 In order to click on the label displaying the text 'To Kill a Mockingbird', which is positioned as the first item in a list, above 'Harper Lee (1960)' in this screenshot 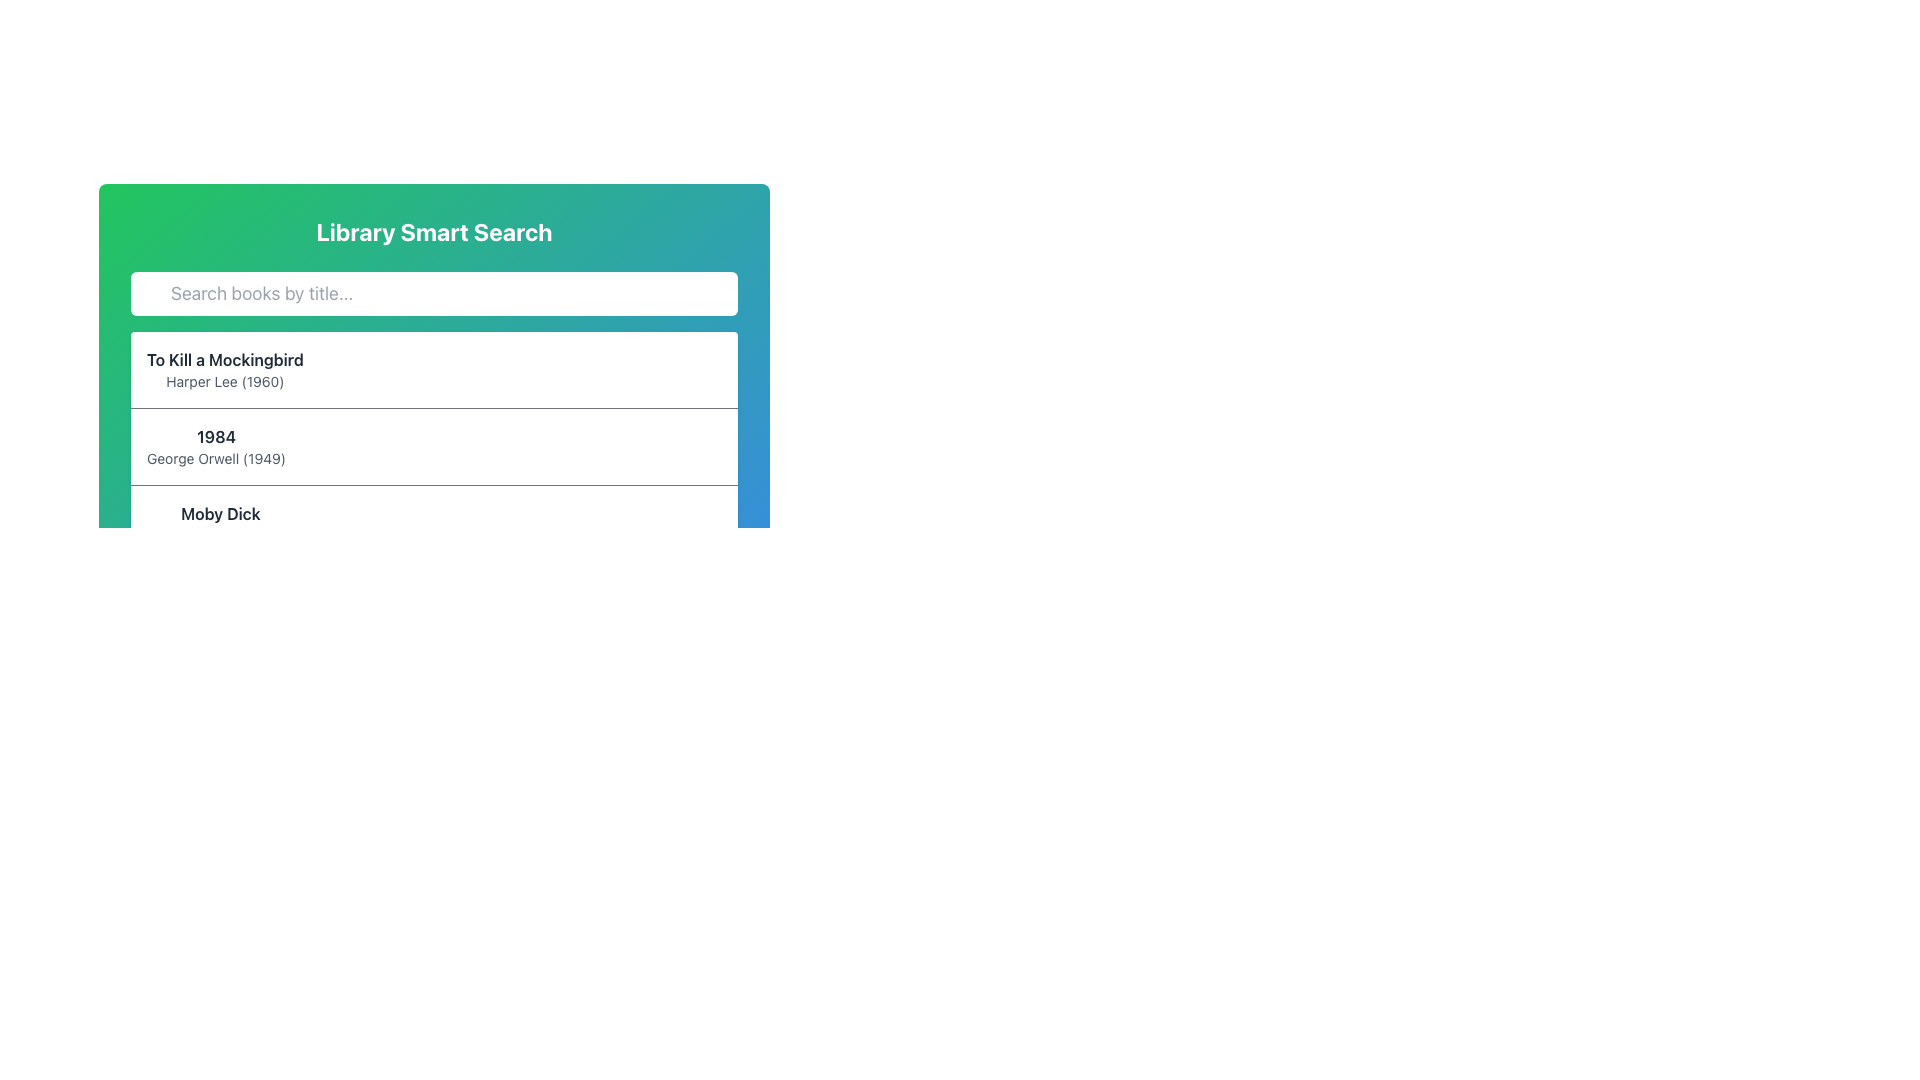, I will do `click(225, 358)`.